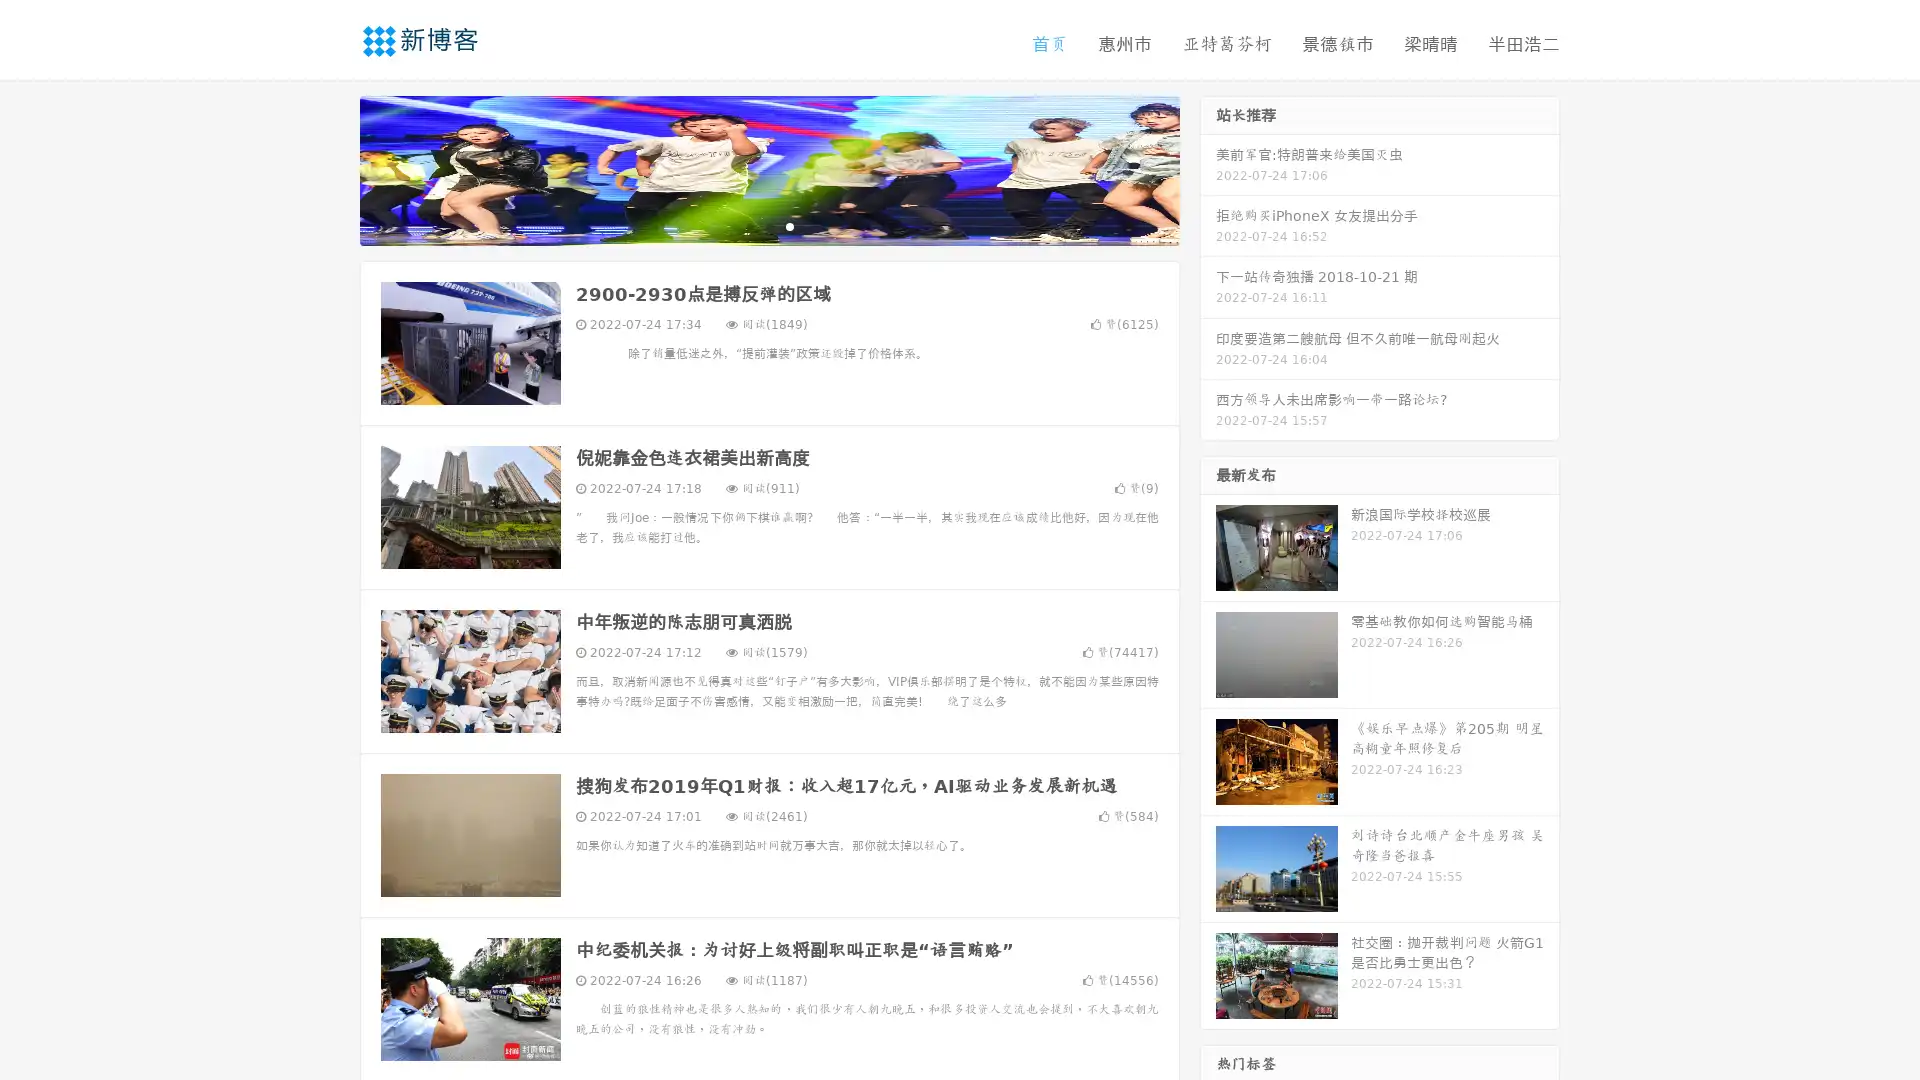 The height and width of the screenshot is (1080, 1920). What do you see at coordinates (789, 225) in the screenshot?
I see `Go to slide 3` at bounding box center [789, 225].